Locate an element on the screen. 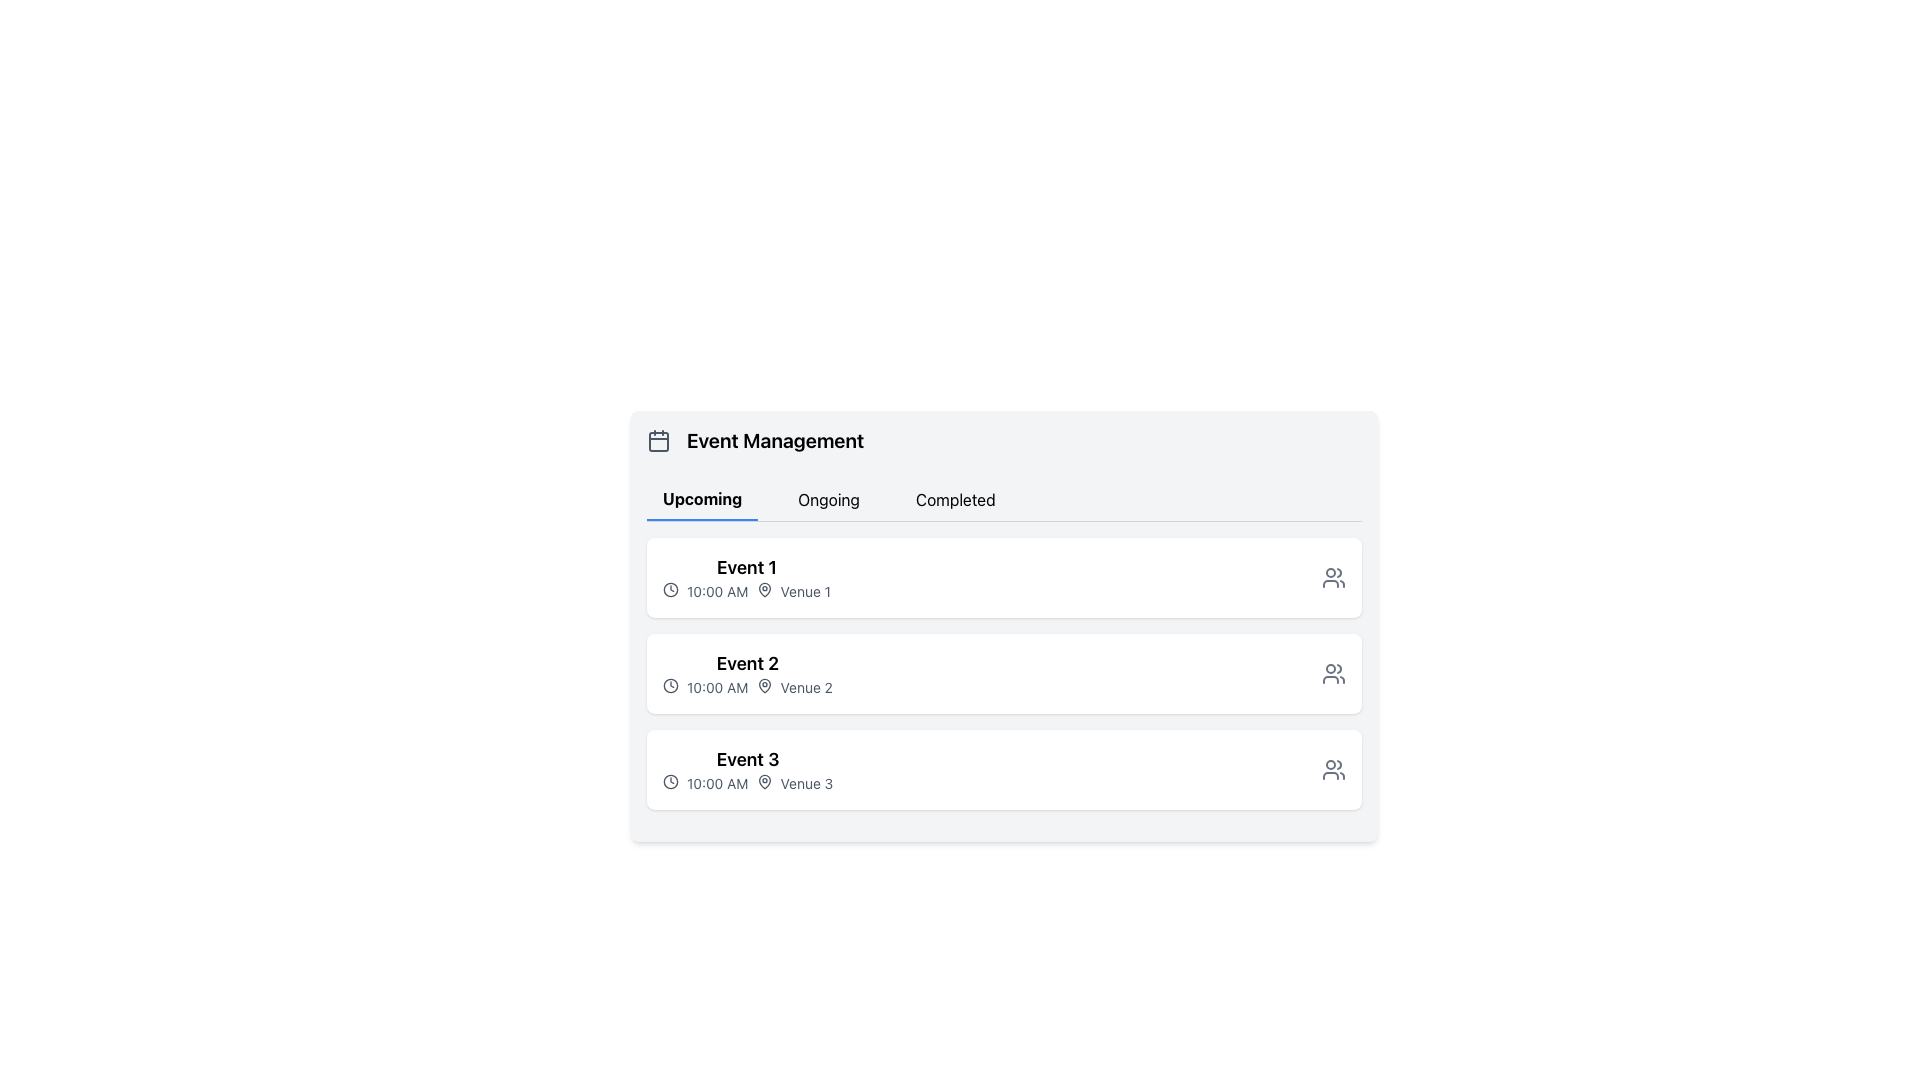 The height and width of the screenshot is (1080, 1920). informational content of the list item displaying 'Event 3', which includes its title, schedule, and venue information is located at coordinates (747, 769).